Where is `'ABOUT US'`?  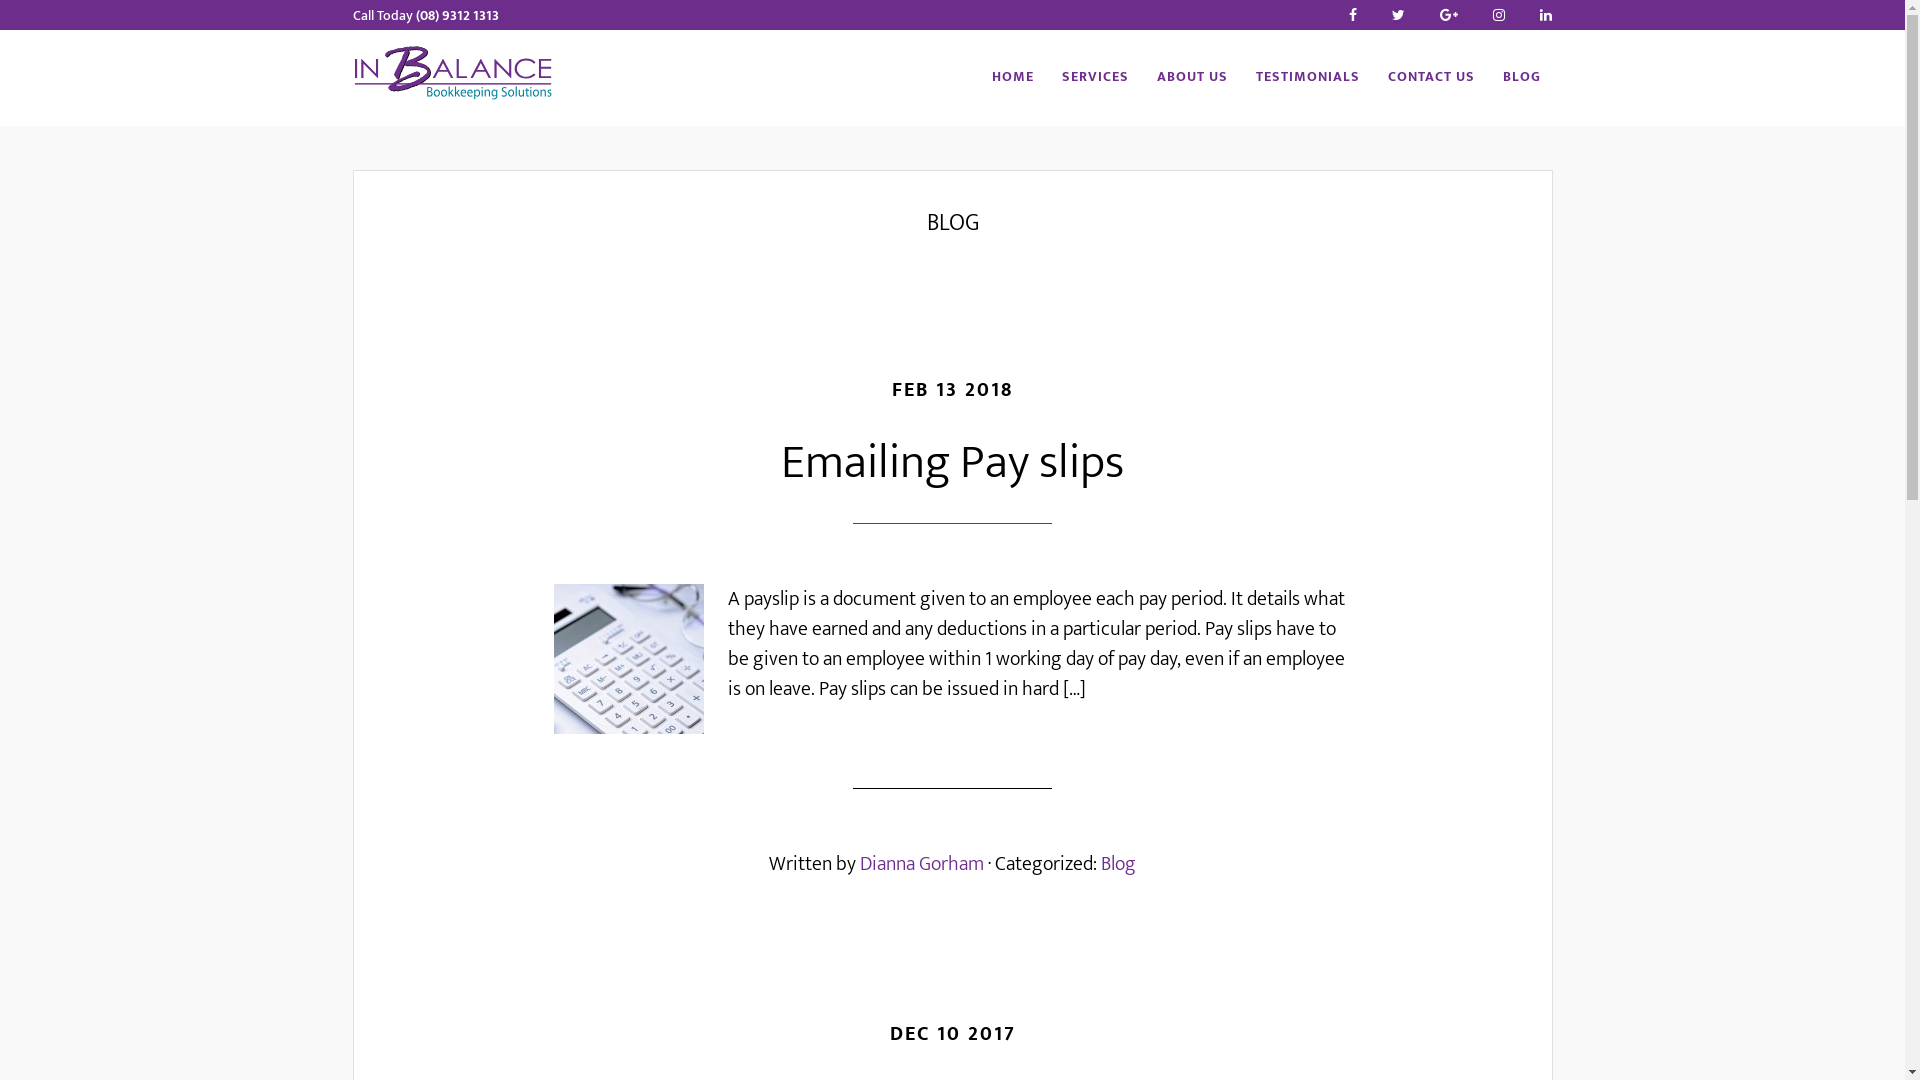
'ABOUT US' is located at coordinates (1191, 76).